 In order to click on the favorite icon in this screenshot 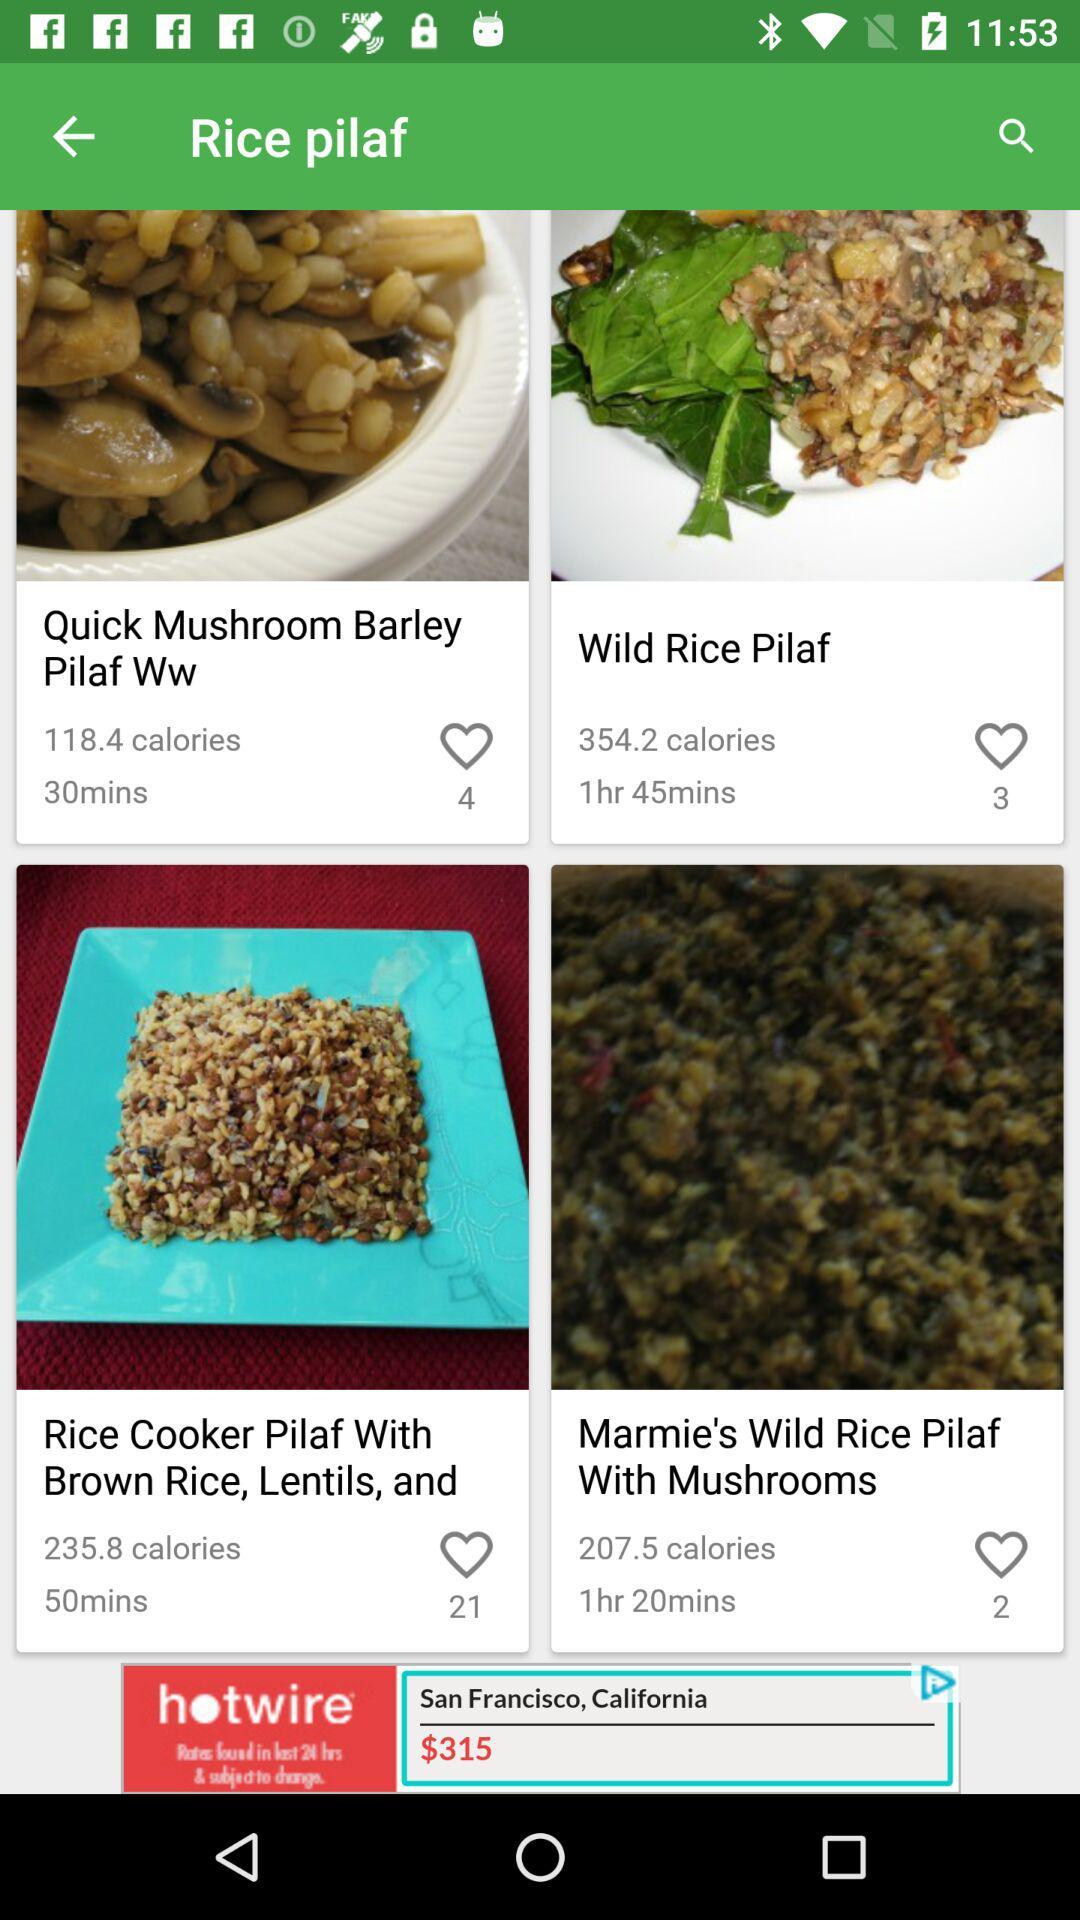, I will do `click(955, 1538)`.